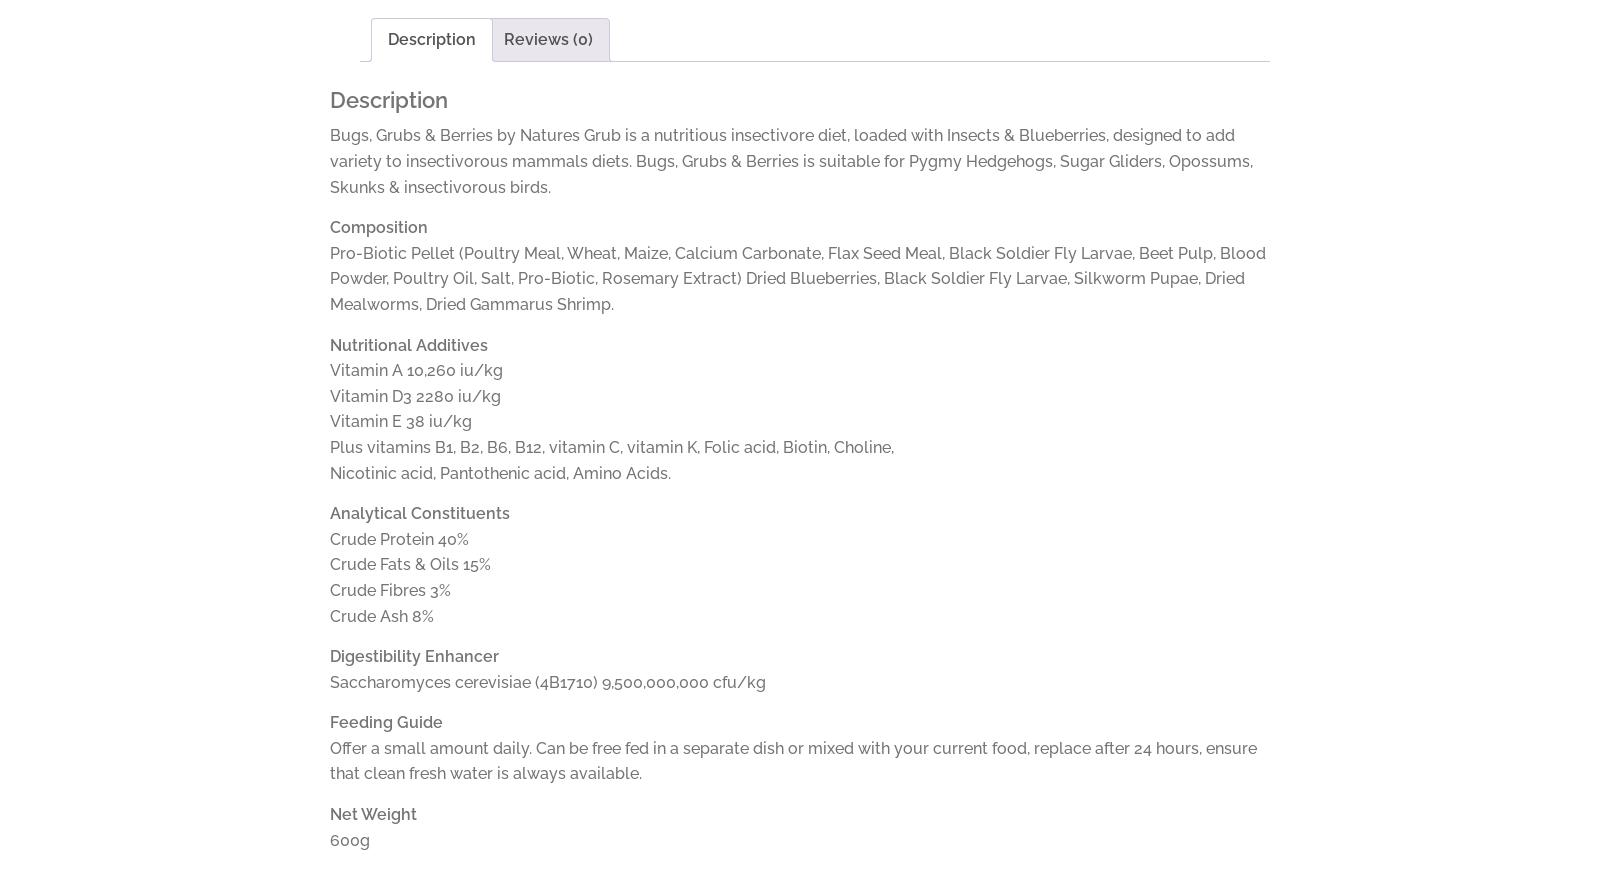  I want to click on 'Vitamin A 10,260 iu/kg', so click(415, 370).